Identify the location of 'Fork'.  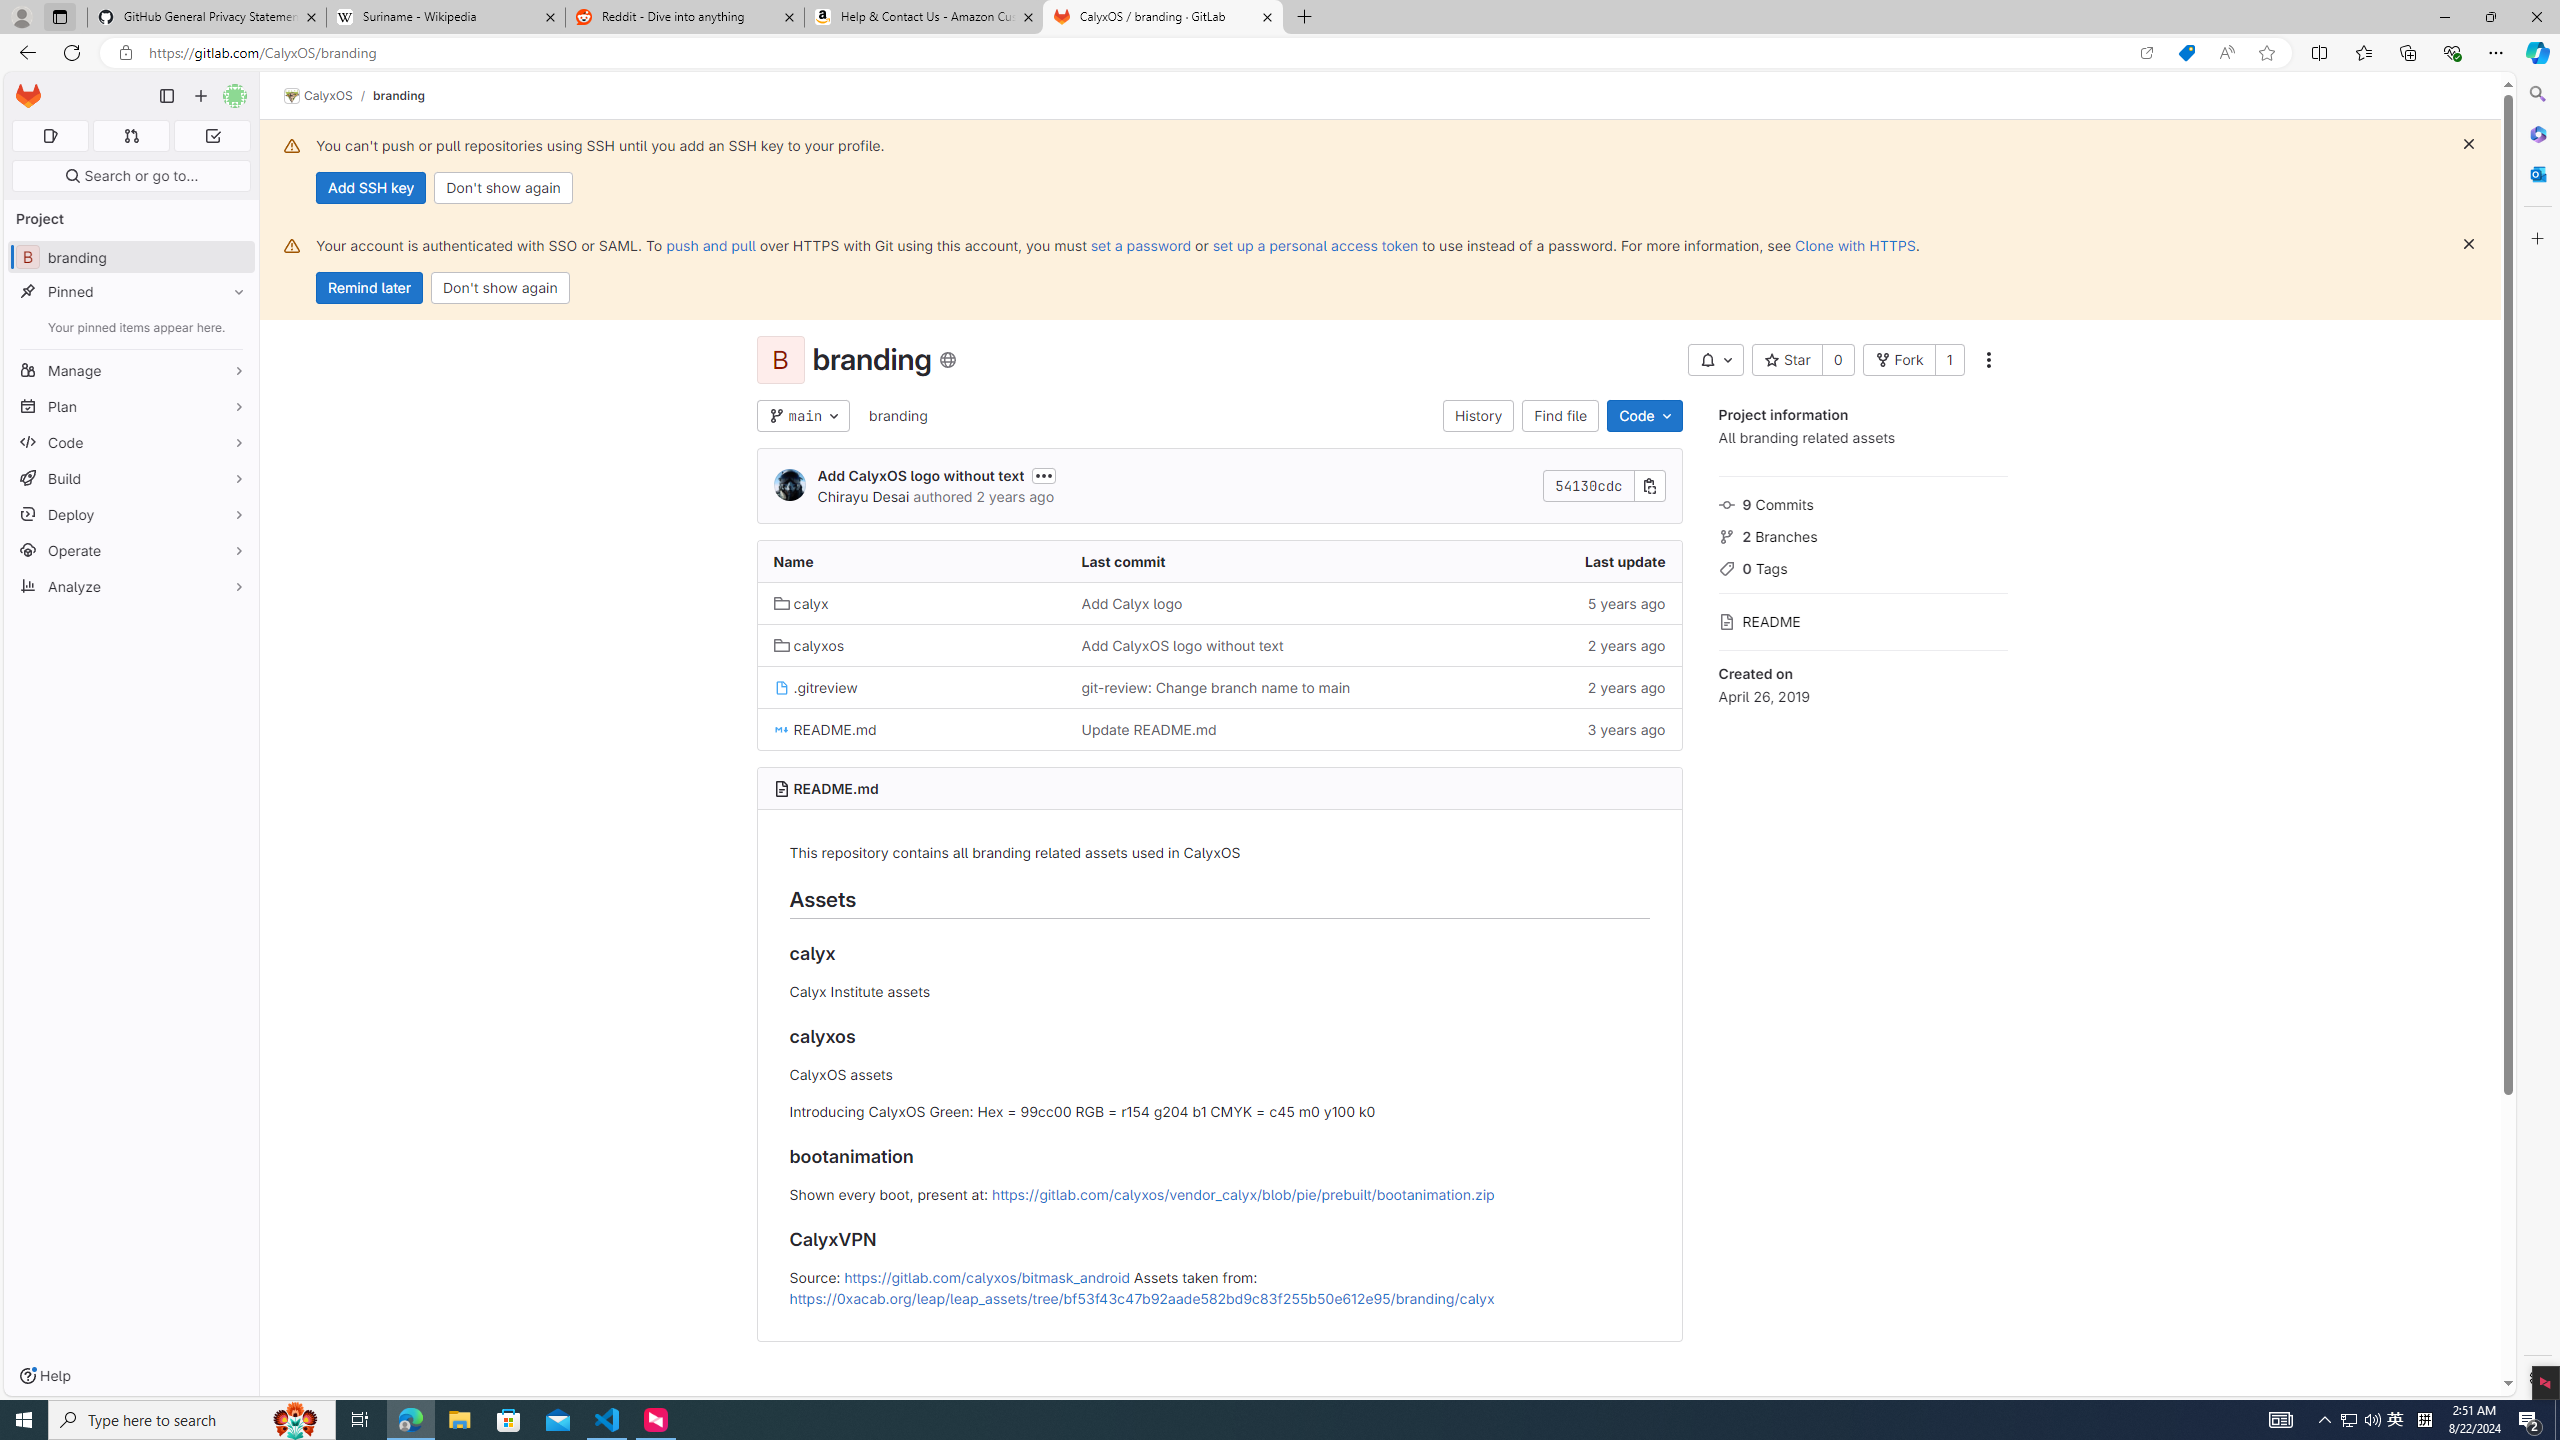
(1897, 360).